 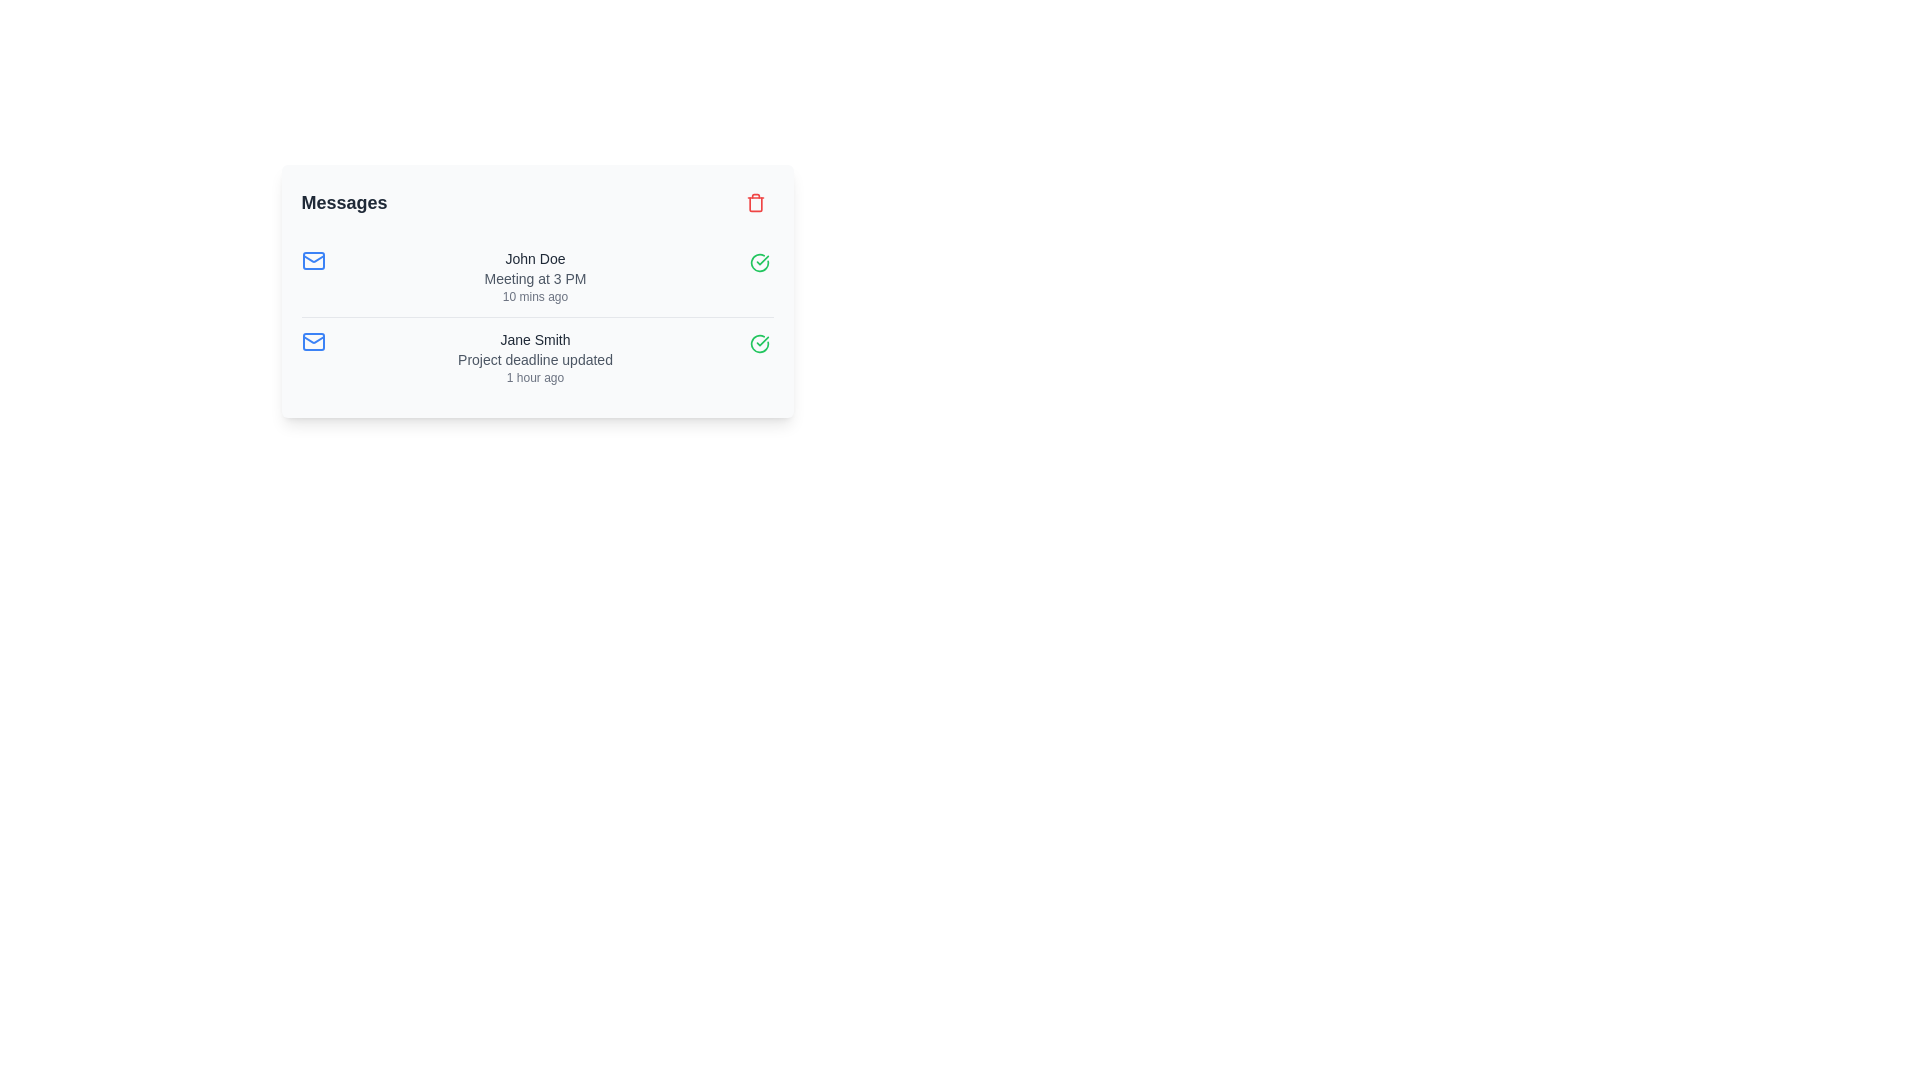 What do you see at coordinates (758, 261) in the screenshot?
I see `the green outlined circular checkmark icon located adjacent to the trash bin icon, positioned on the right-hand side of the first listed message` at bounding box center [758, 261].